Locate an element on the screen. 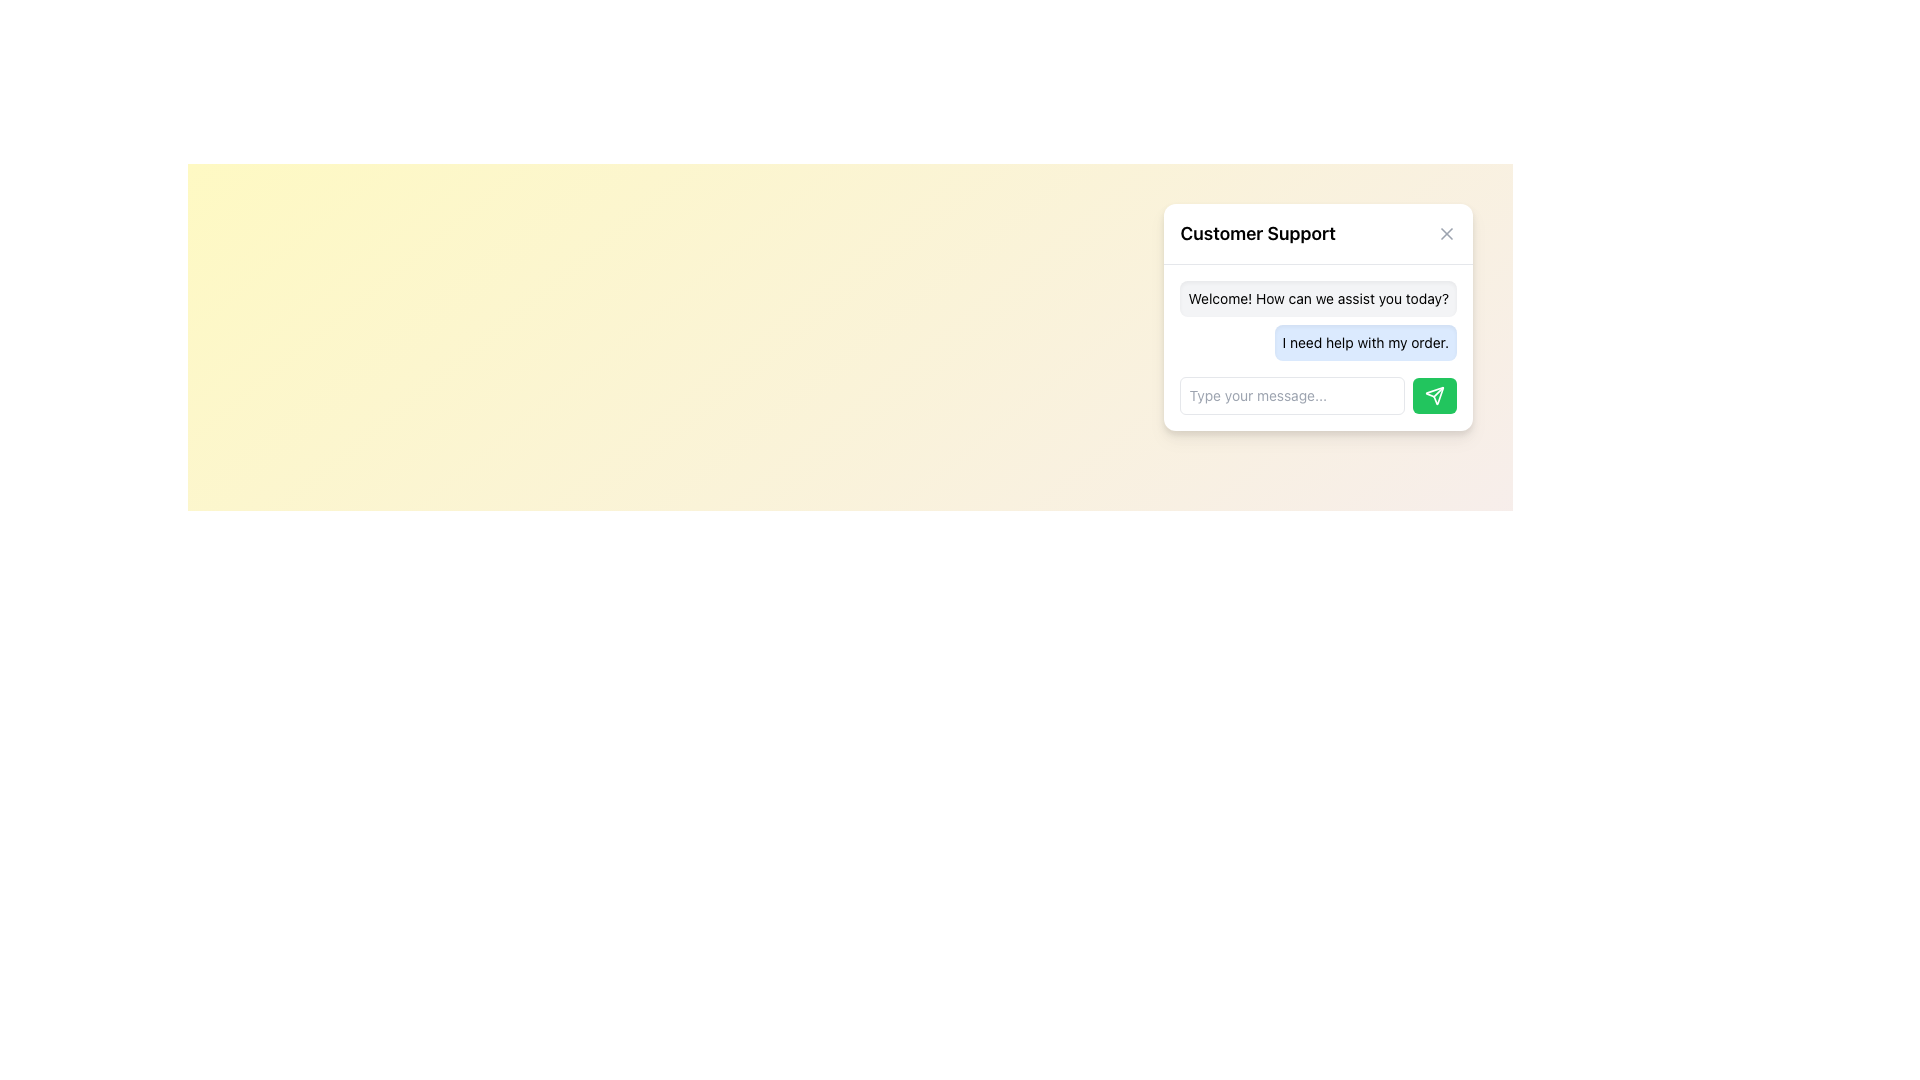 Image resolution: width=1920 pixels, height=1080 pixels. the green button with a white paper plane icon to send a message is located at coordinates (1434, 396).